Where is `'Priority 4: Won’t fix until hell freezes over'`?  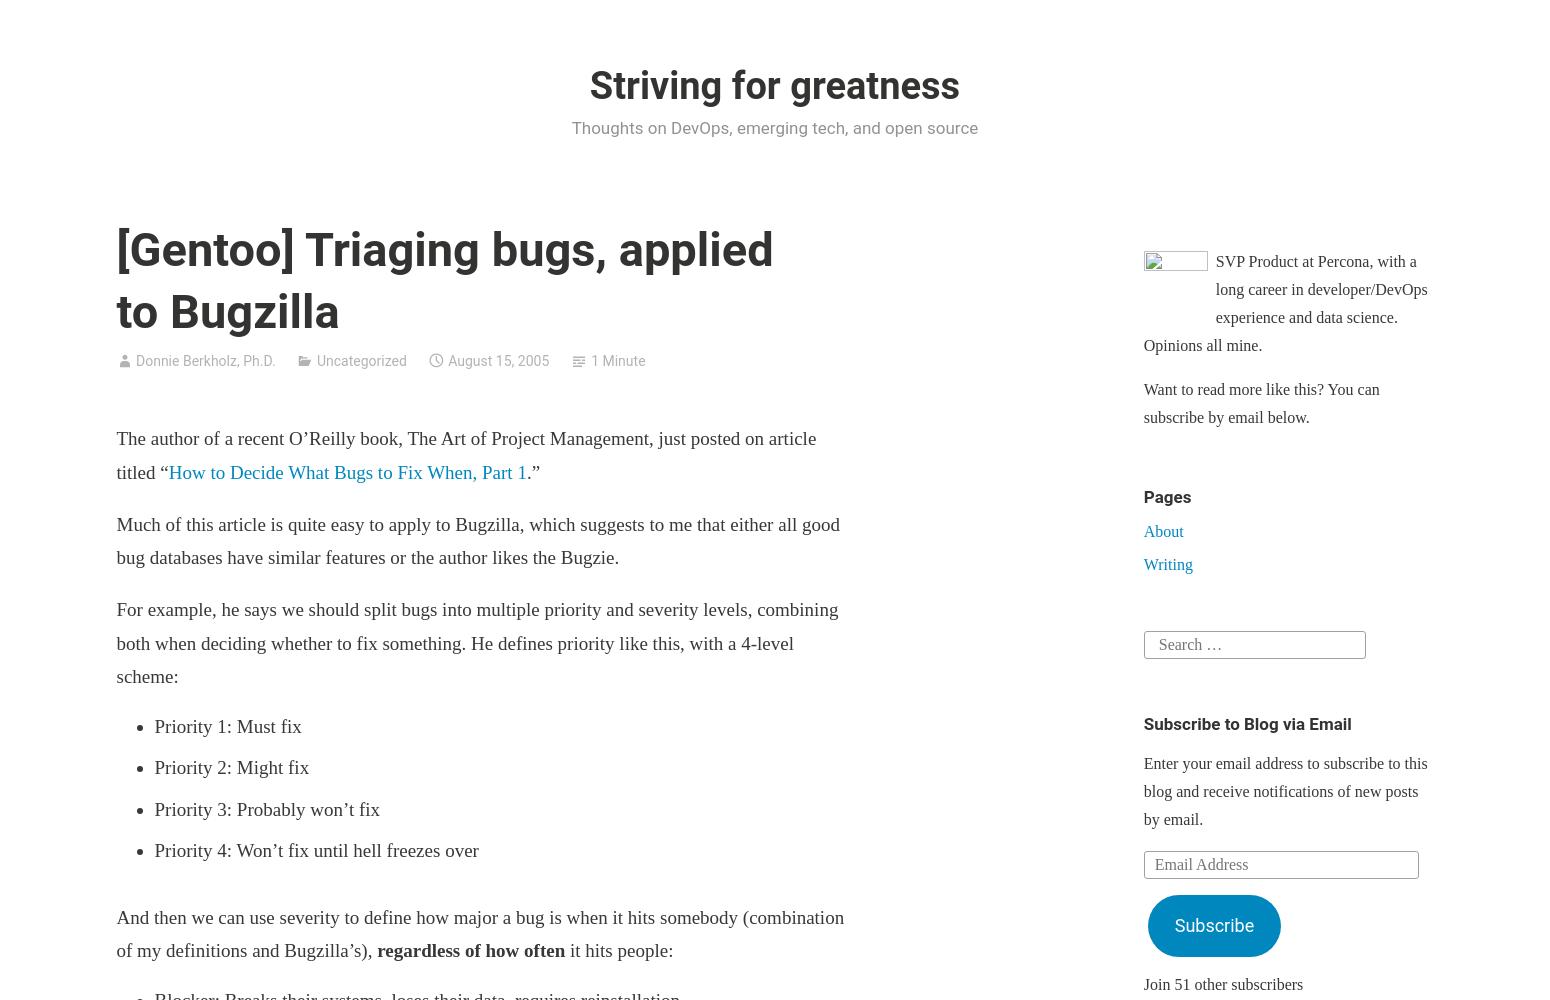
'Priority 4: Won’t fix until hell freezes over' is located at coordinates (315, 849).